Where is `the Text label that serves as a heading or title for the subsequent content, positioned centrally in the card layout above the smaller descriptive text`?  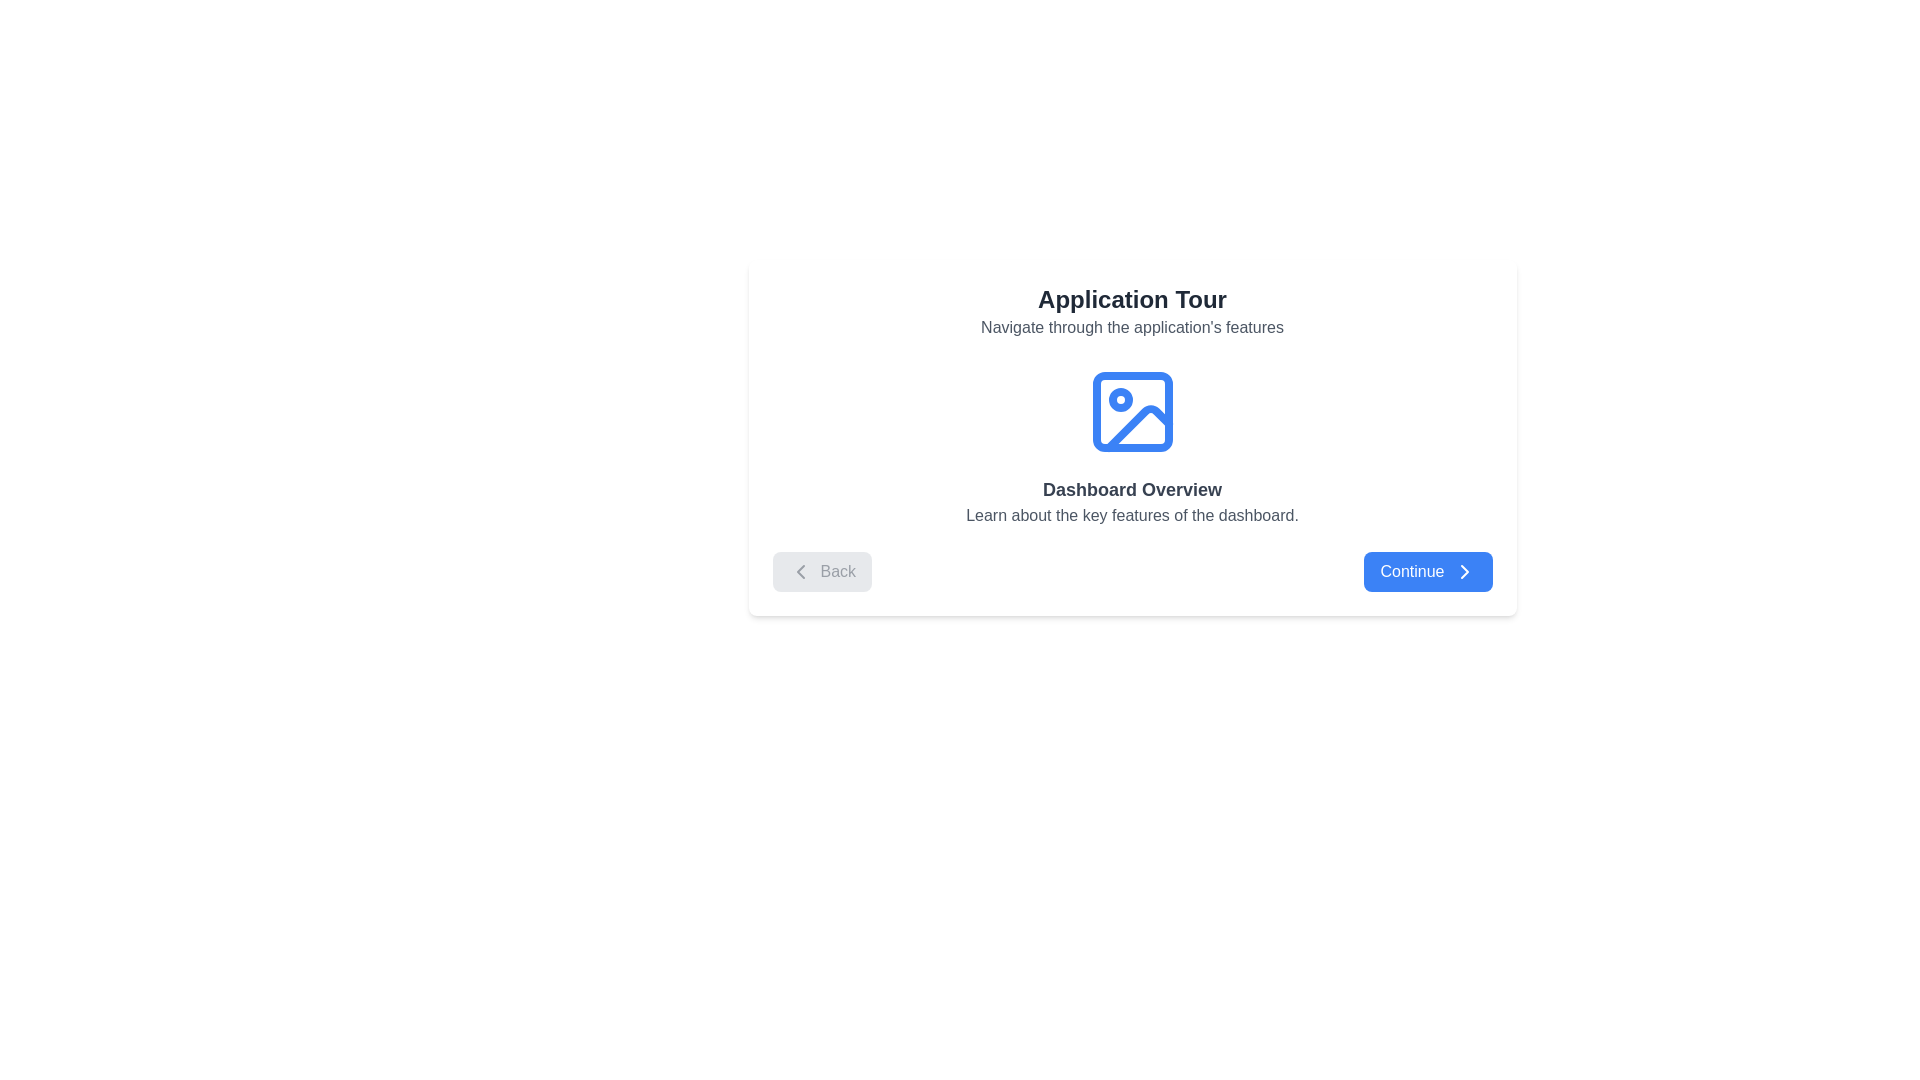 the Text label that serves as a heading or title for the subsequent content, positioned centrally in the card layout above the smaller descriptive text is located at coordinates (1132, 489).